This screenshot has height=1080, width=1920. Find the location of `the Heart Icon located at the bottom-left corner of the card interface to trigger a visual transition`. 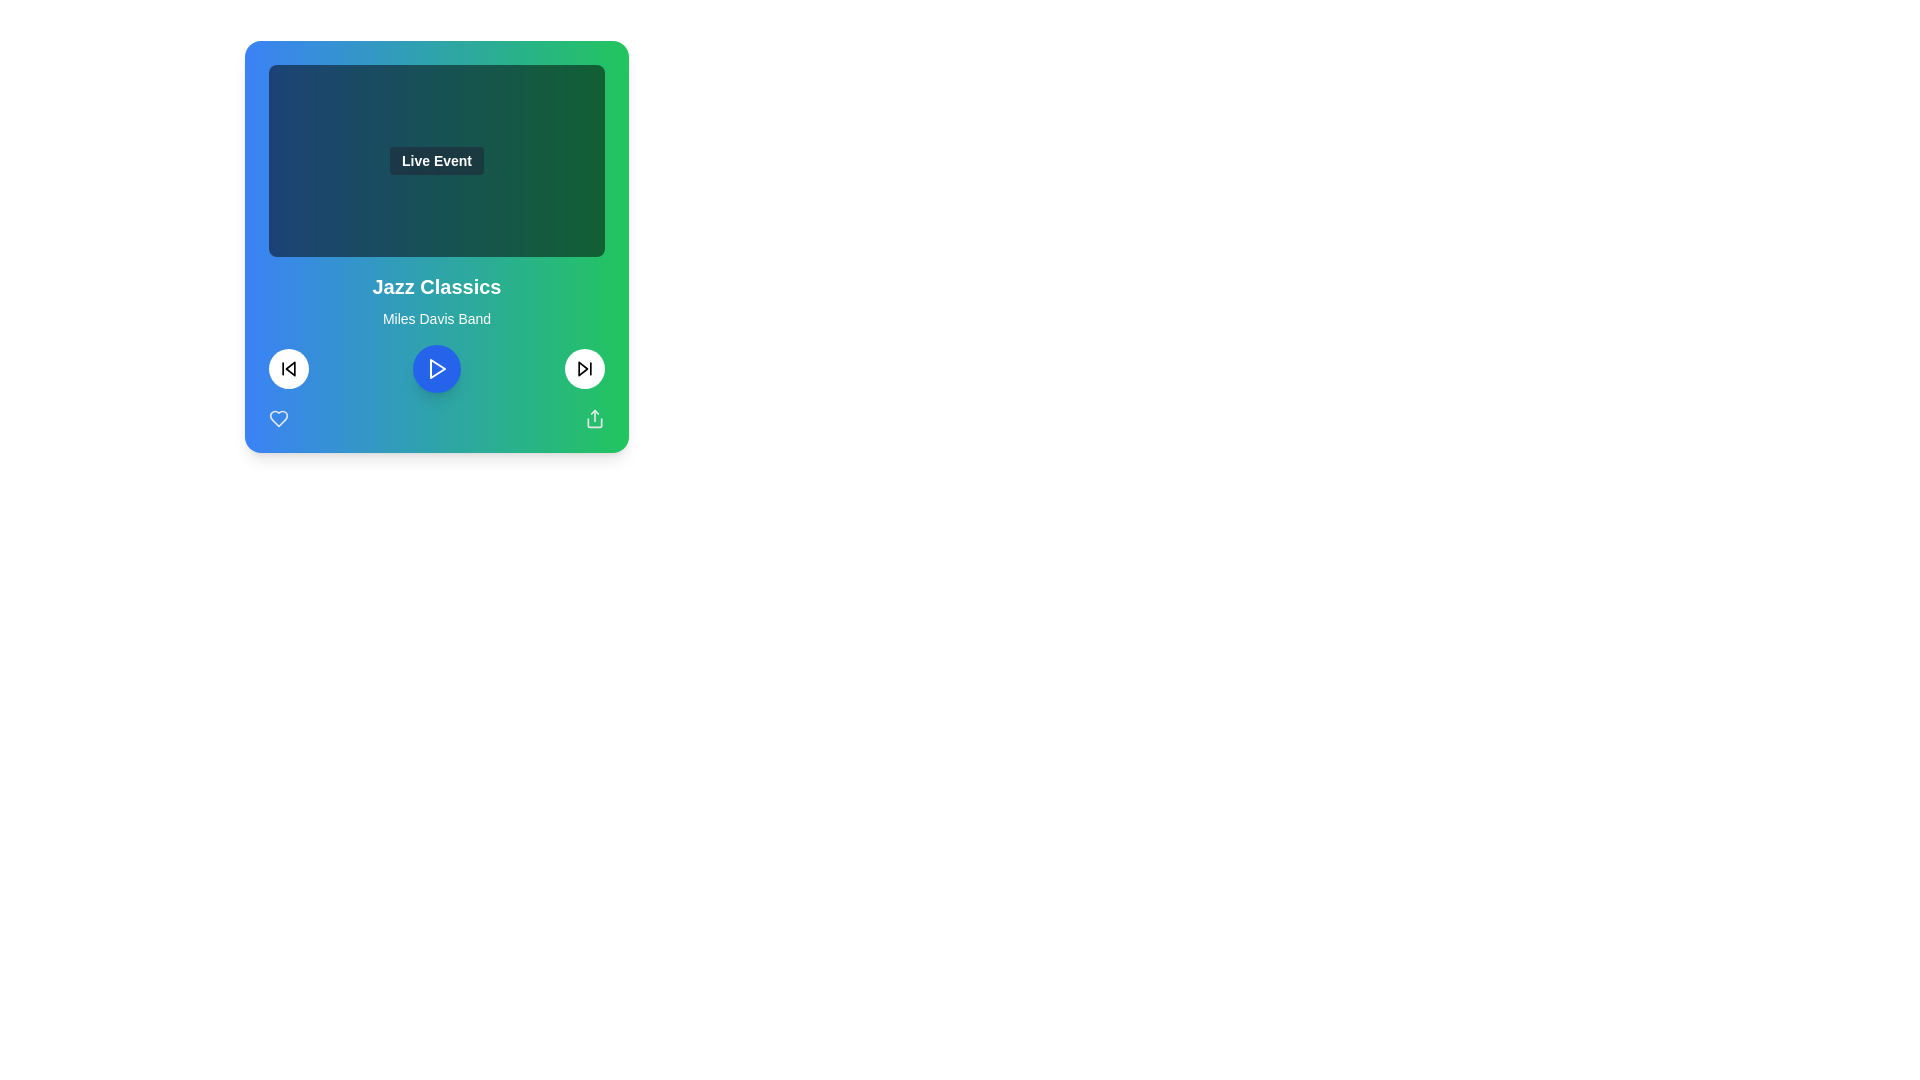

the Heart Icon located at the bottom-left corner of the card interface to trigger a visual transition is located at coordinates (277, 418).